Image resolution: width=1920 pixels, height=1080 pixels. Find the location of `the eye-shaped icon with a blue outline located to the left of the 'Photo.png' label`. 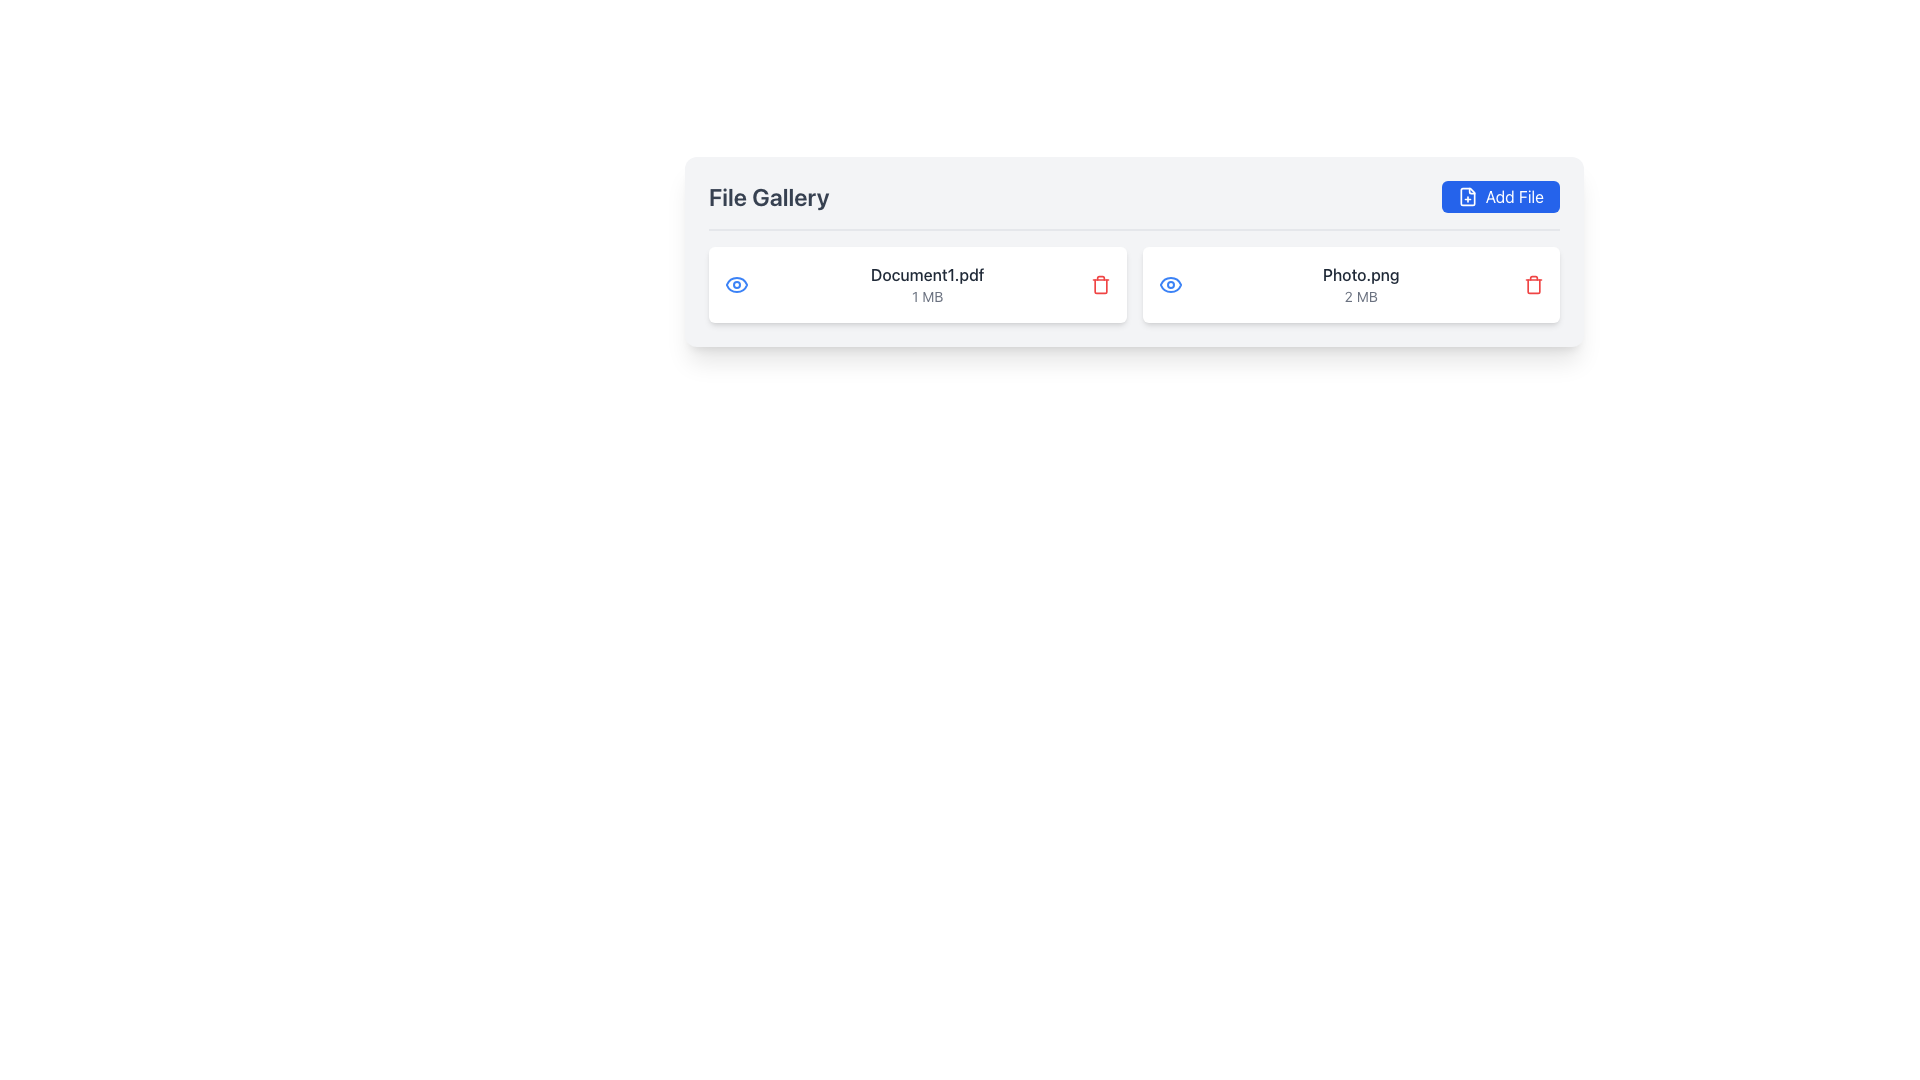

the eye-shaped icon with a blue outline located to the left of the 'Photo.png' label is located at coordinates (1170, 285).